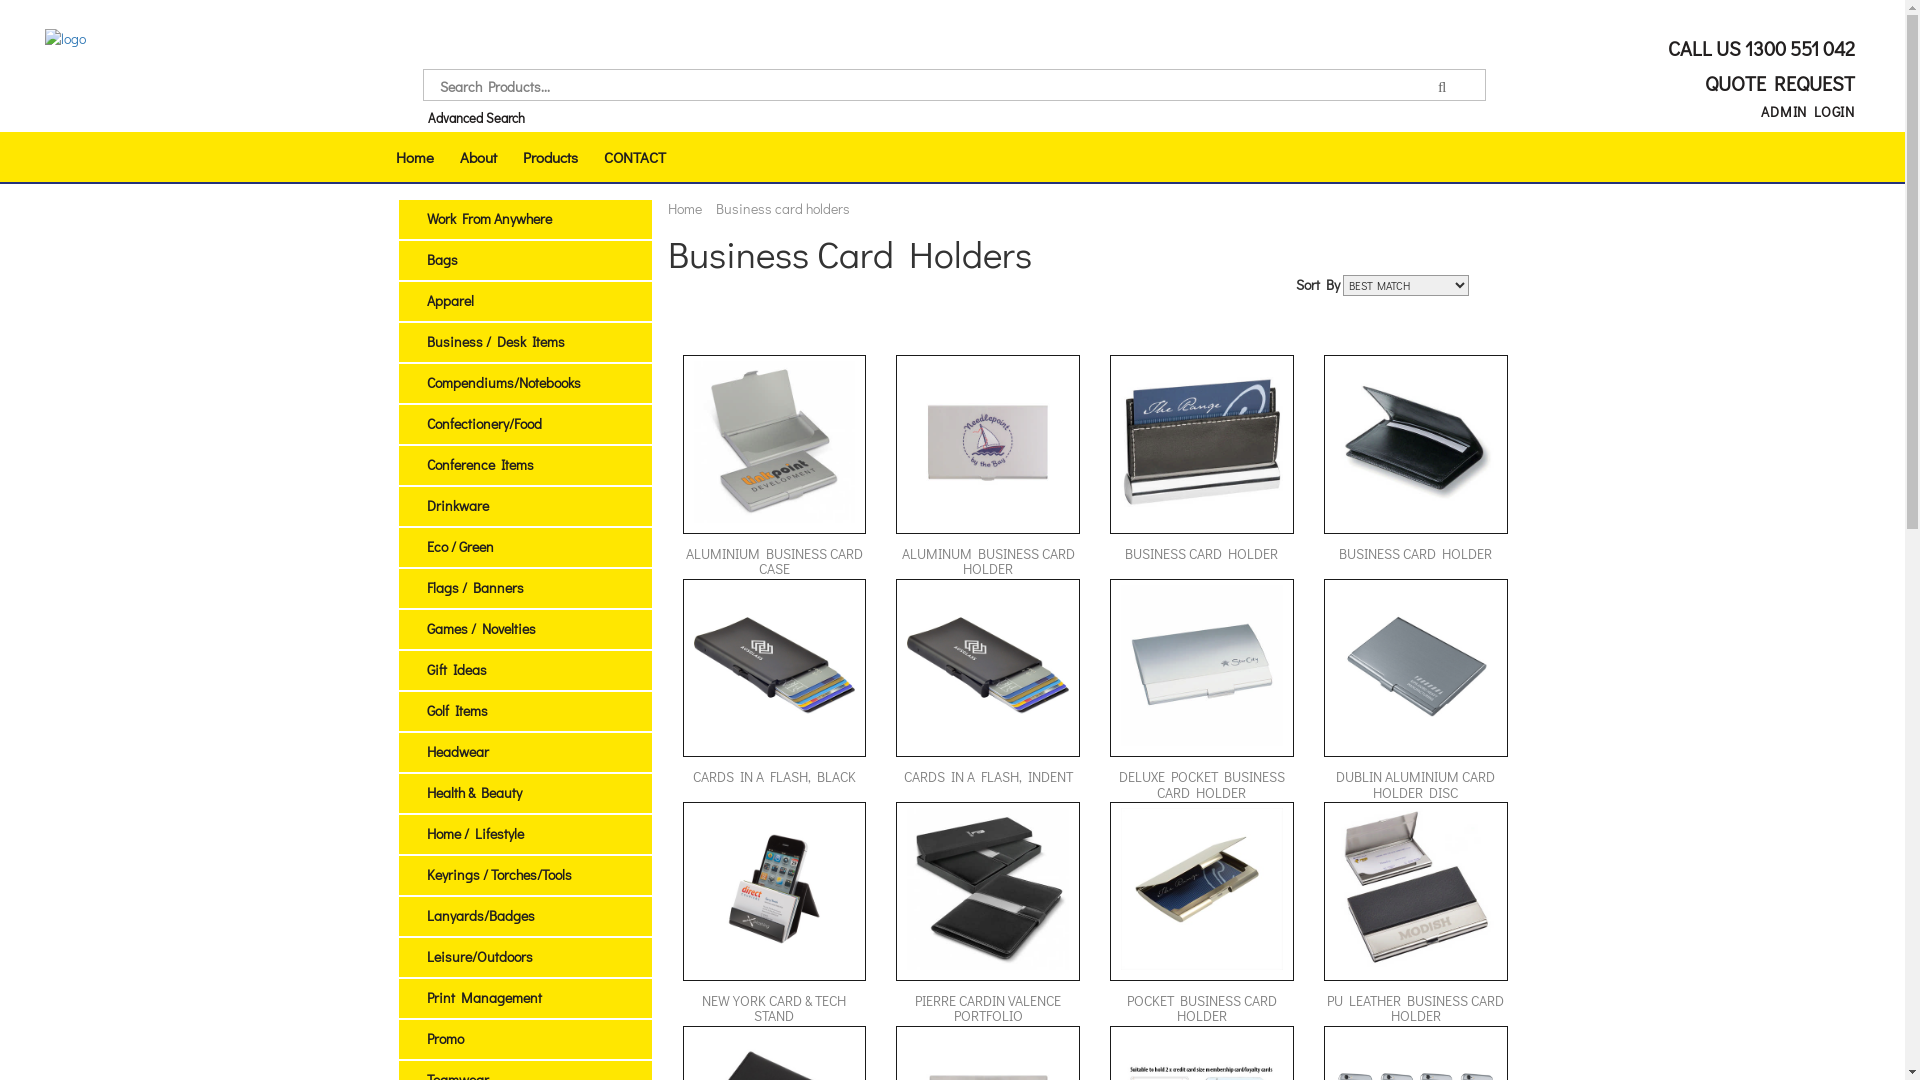 The image size is (1920, 1080). I want to click on 'Eco / Green', so click(458, 546).